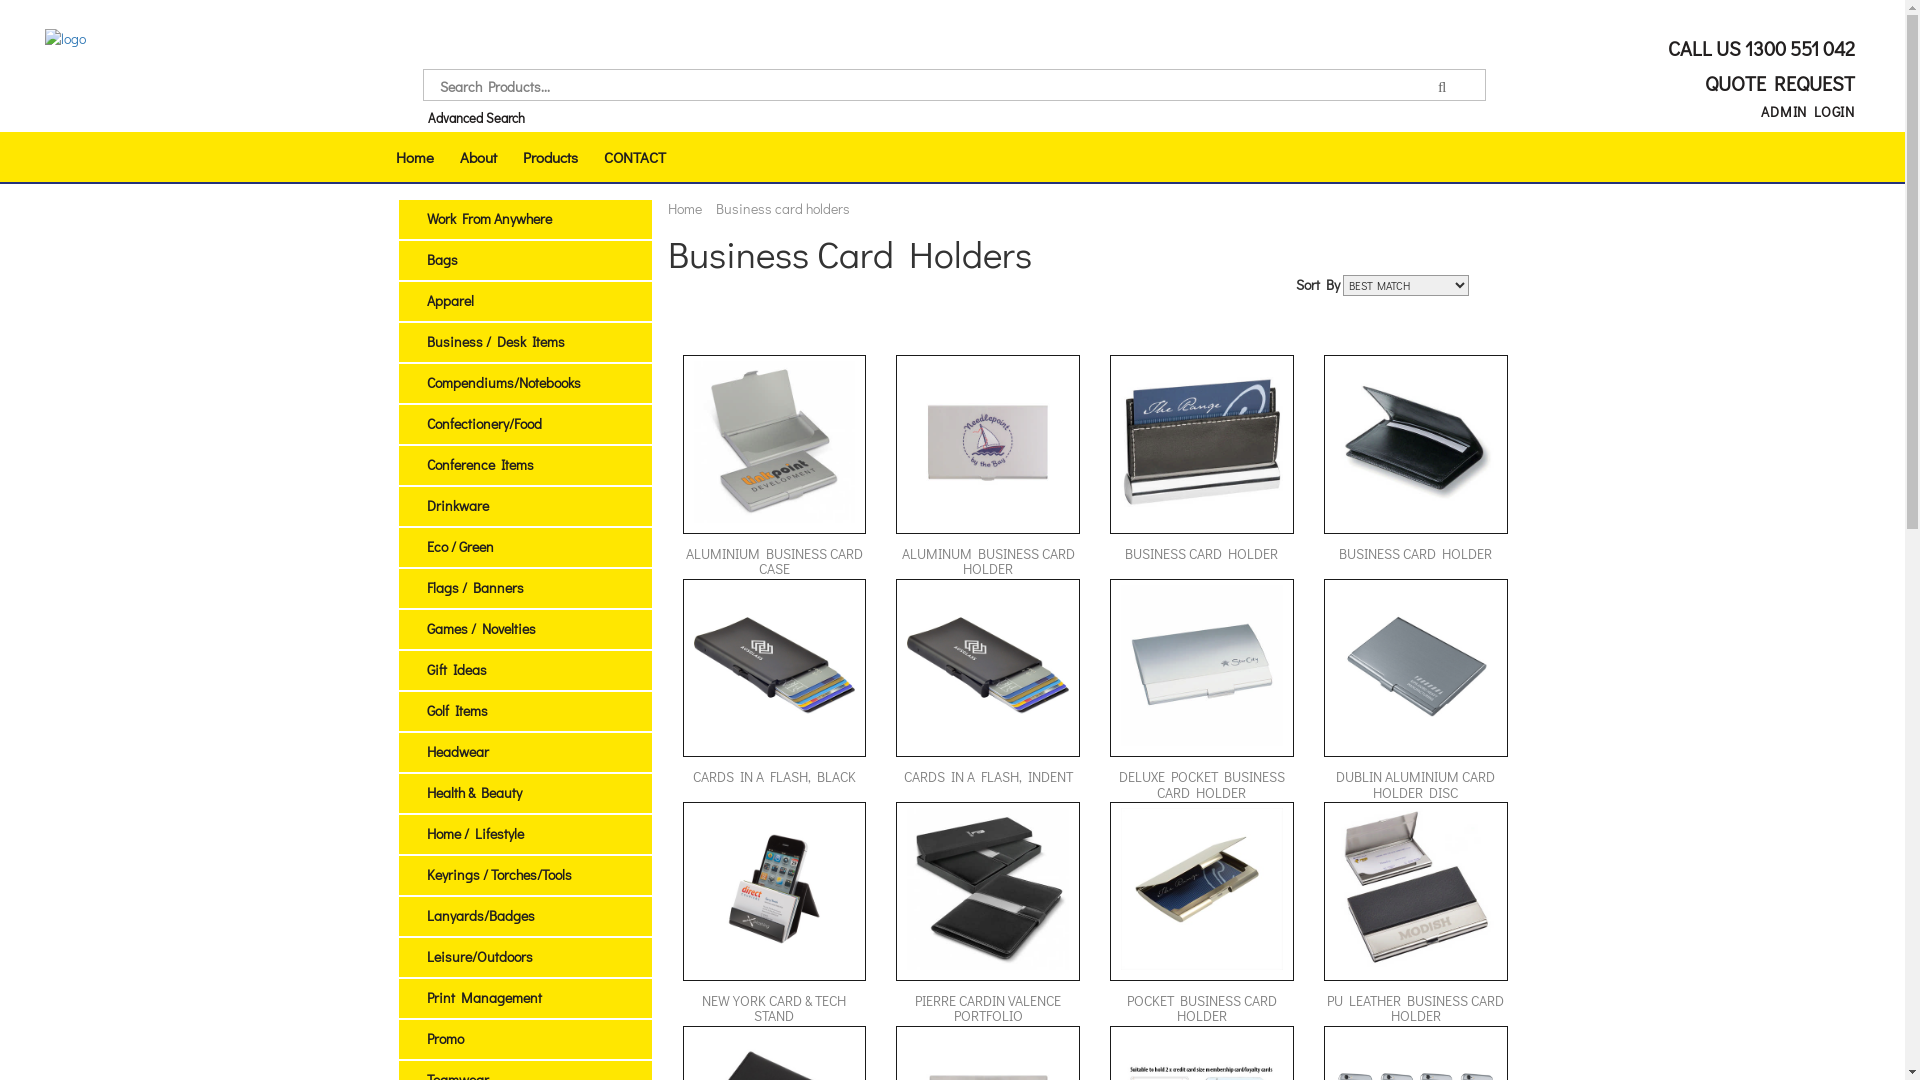 The image size is (1920, 1080). I want to click on 'Eco / Green', so click(458, 546).